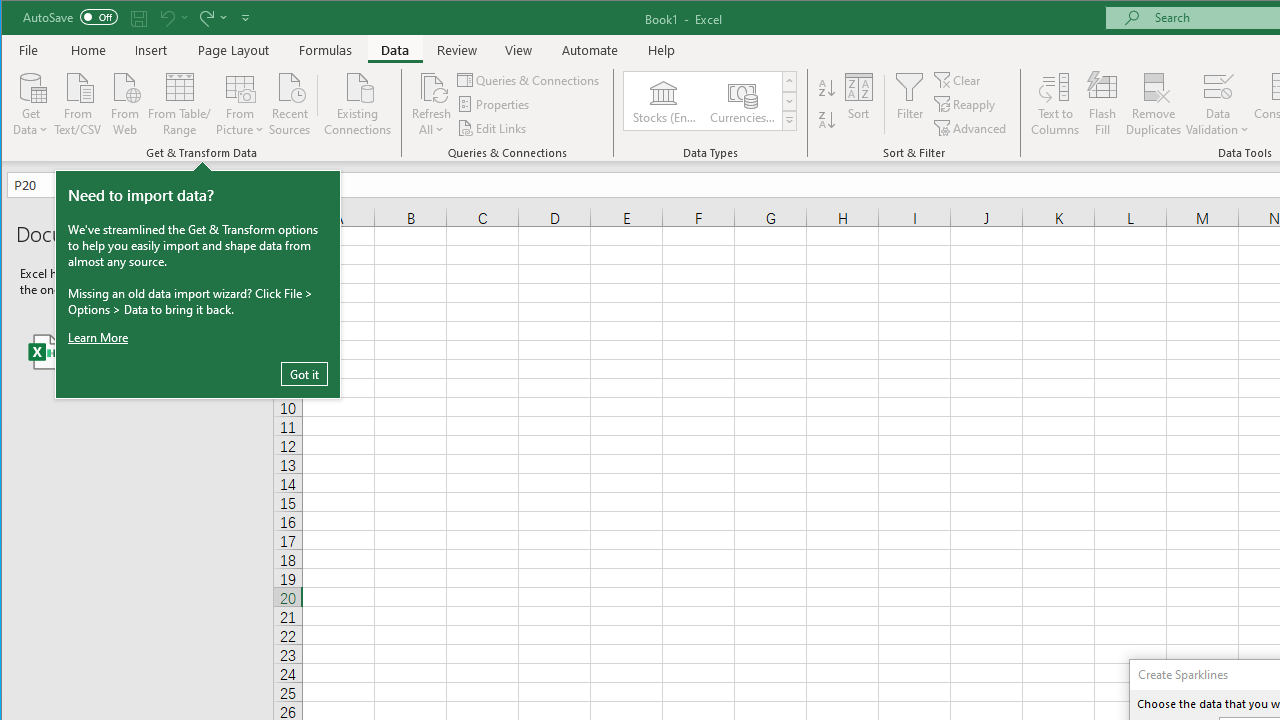  What do you see at coordinates (529, 79) in the screenshot?
I see `'Queries & Connections'` at bounding box center [529, 79].